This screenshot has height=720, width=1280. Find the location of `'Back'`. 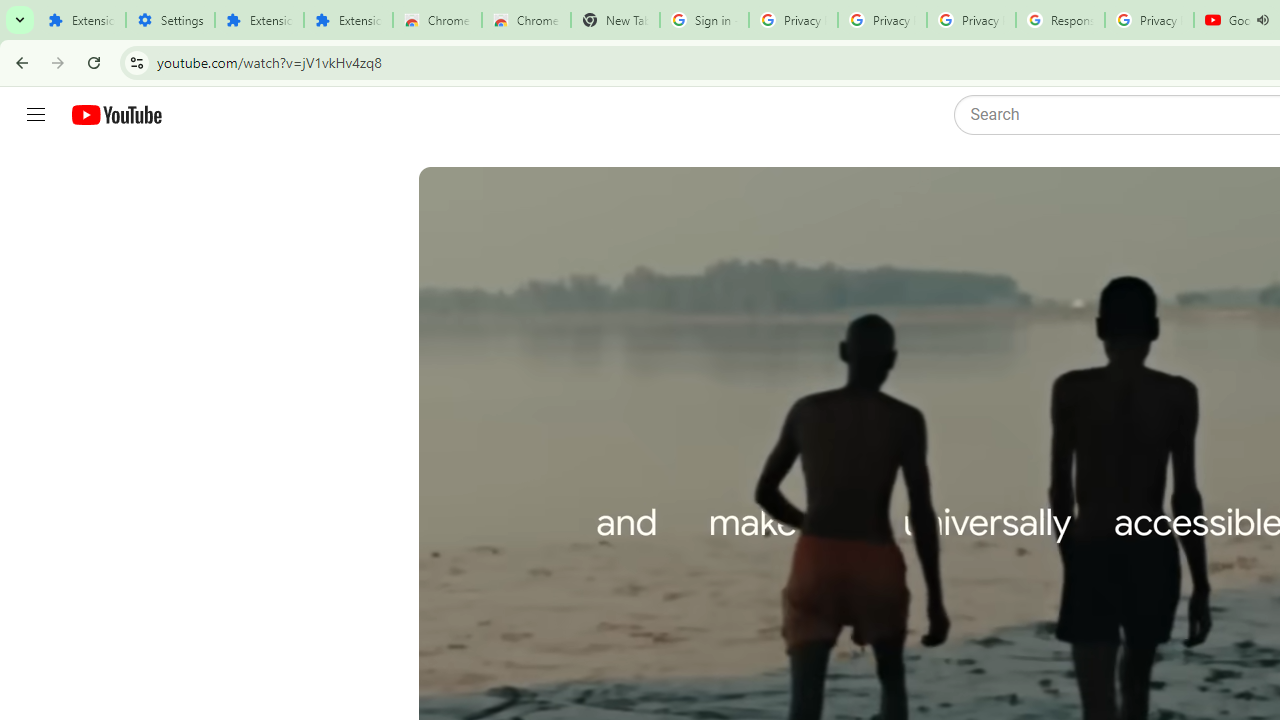

'Back' is located at coordinates (19, 61).